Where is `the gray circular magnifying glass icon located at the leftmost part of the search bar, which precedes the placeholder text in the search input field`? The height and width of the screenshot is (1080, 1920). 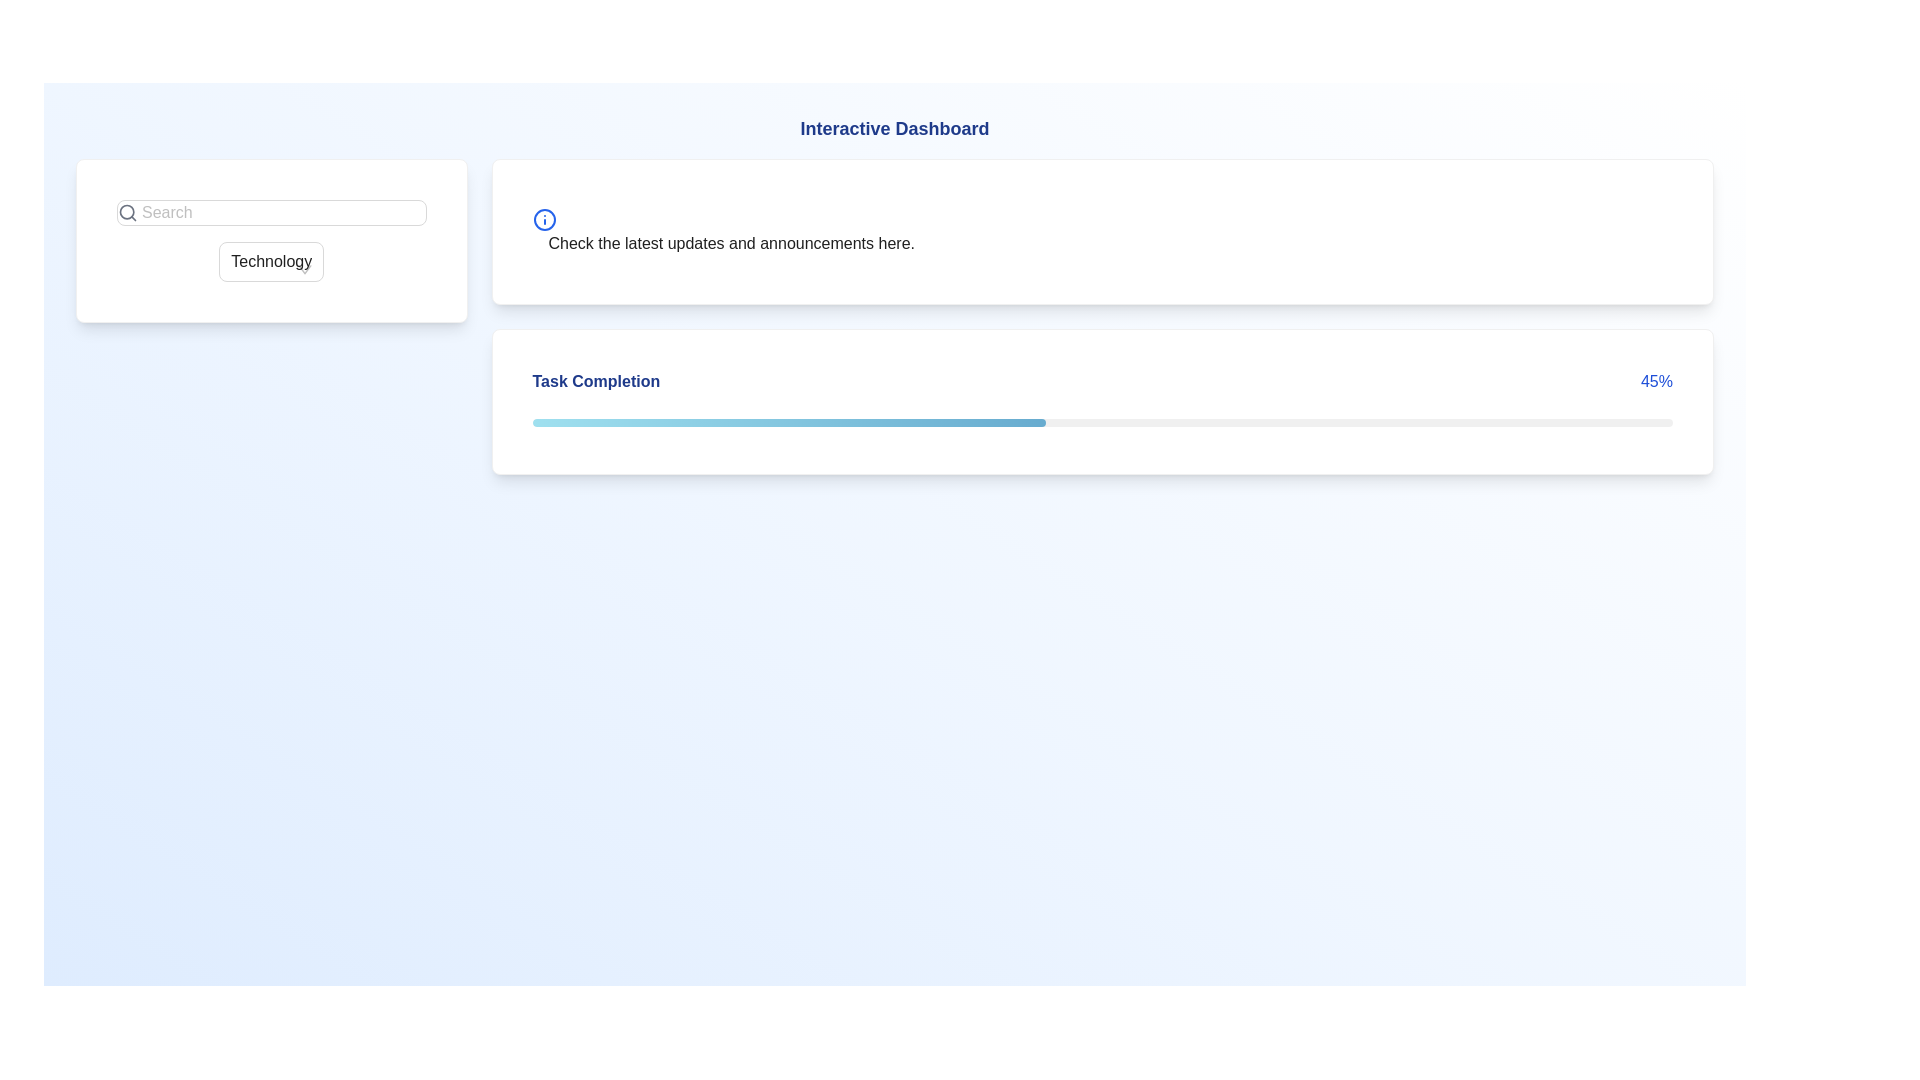
the gray circular magnifying glass icon located at the leftmost part of the search bar, which precedes the placeholder text in the search input field is located at coordinates (127, 212).